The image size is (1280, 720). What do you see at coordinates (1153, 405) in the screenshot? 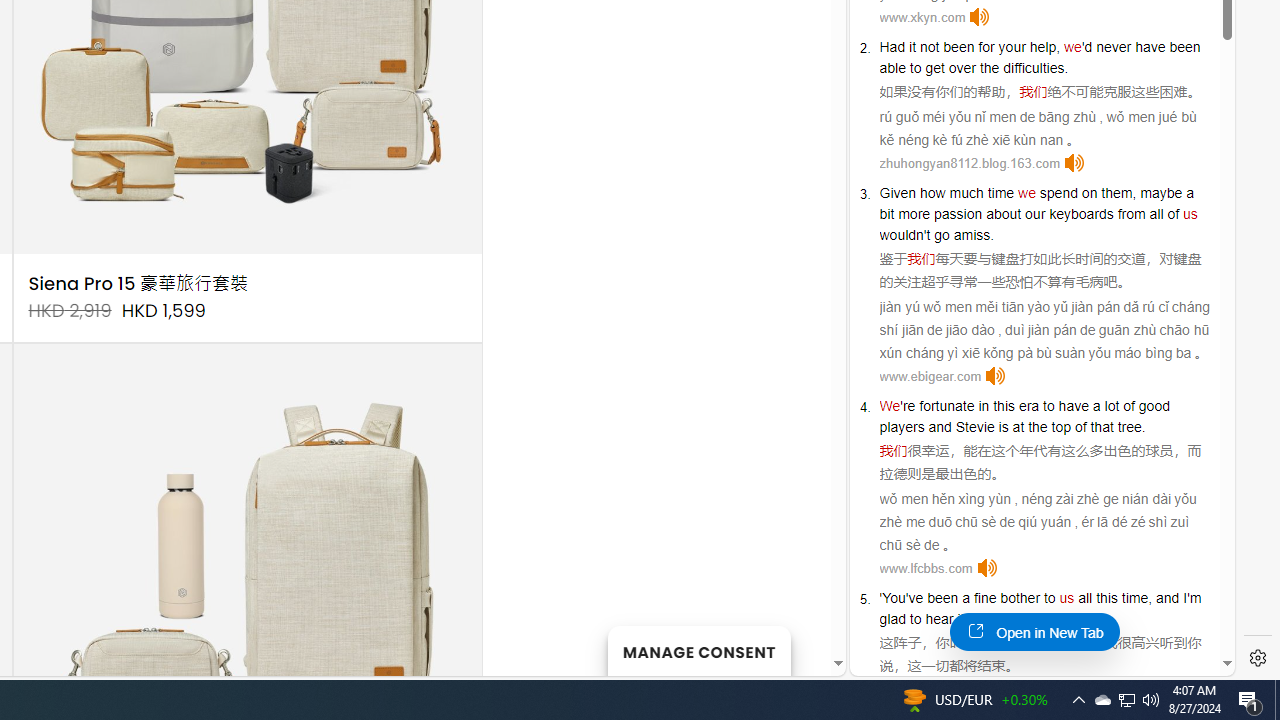
I see `'good'` at bounding box center [1153, 405].